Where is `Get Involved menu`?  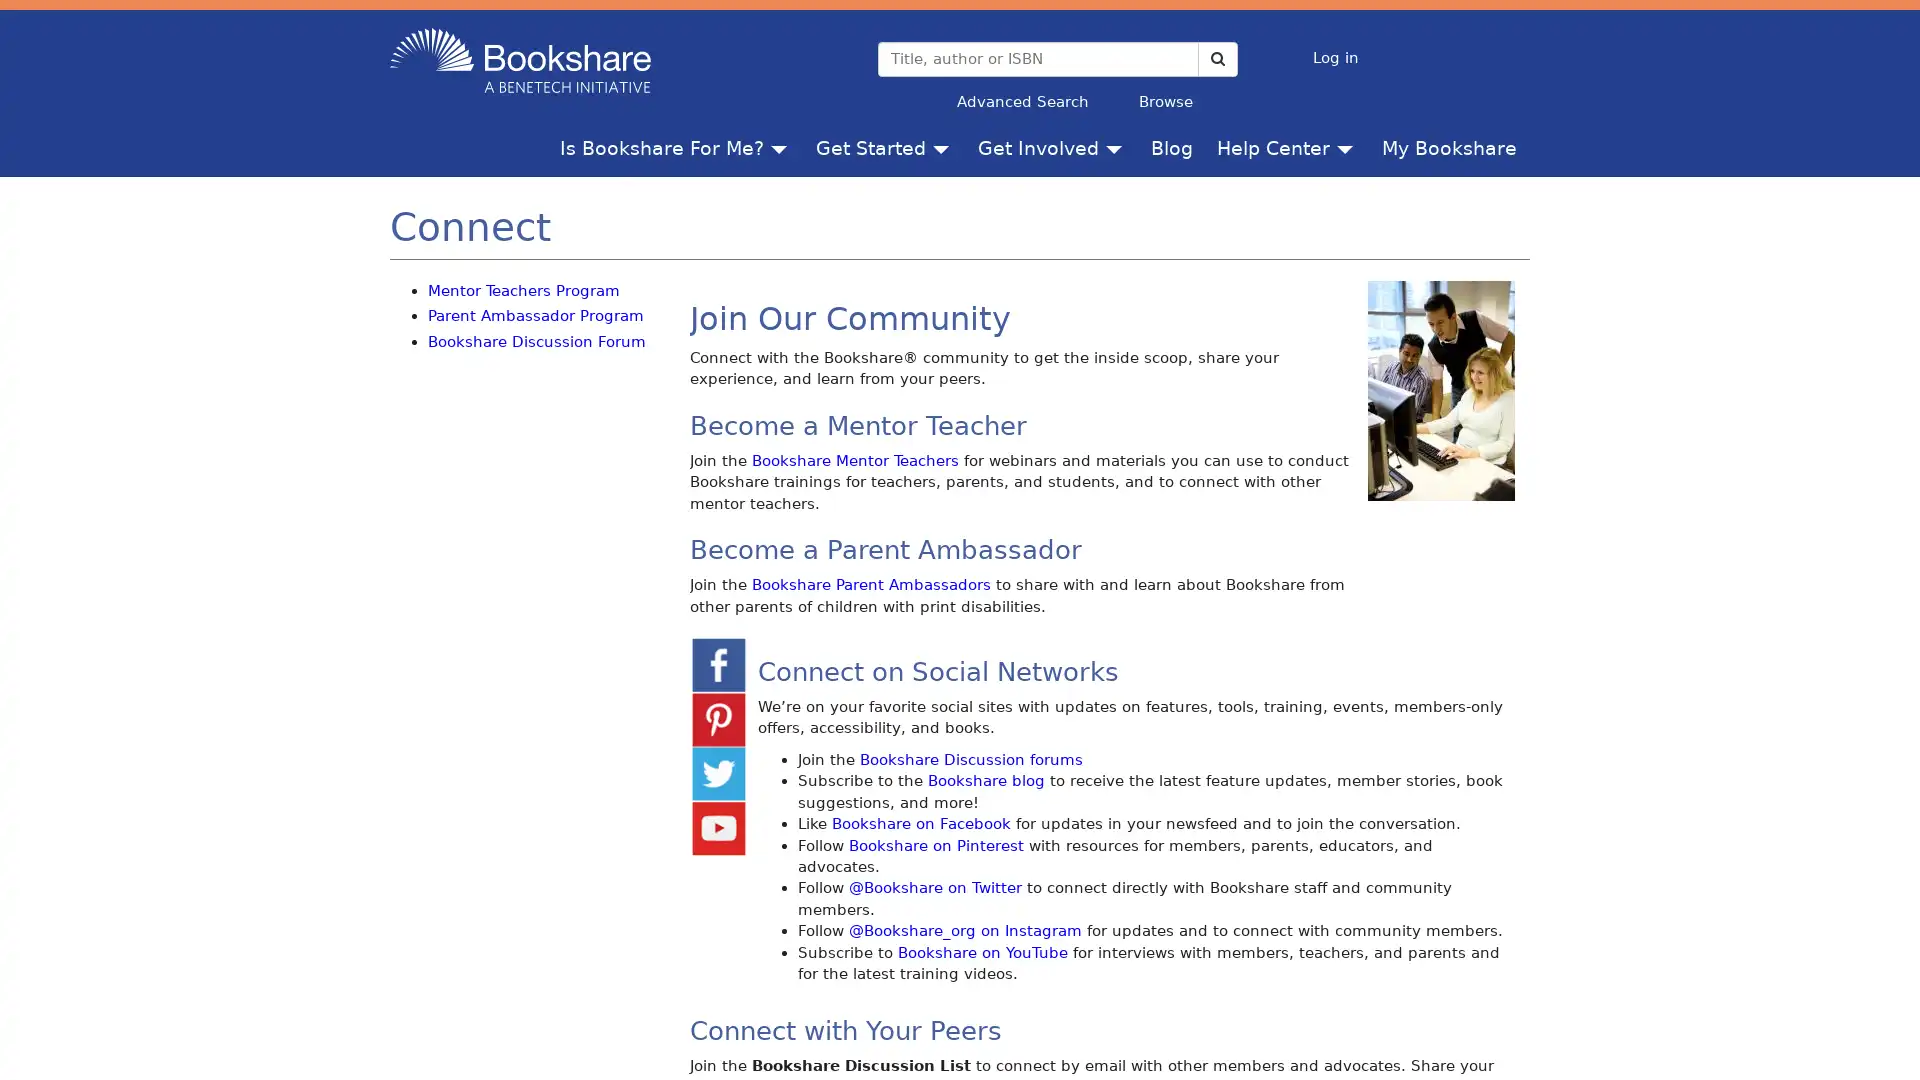
Get Involved menu is located at coordinates (1117, 146).